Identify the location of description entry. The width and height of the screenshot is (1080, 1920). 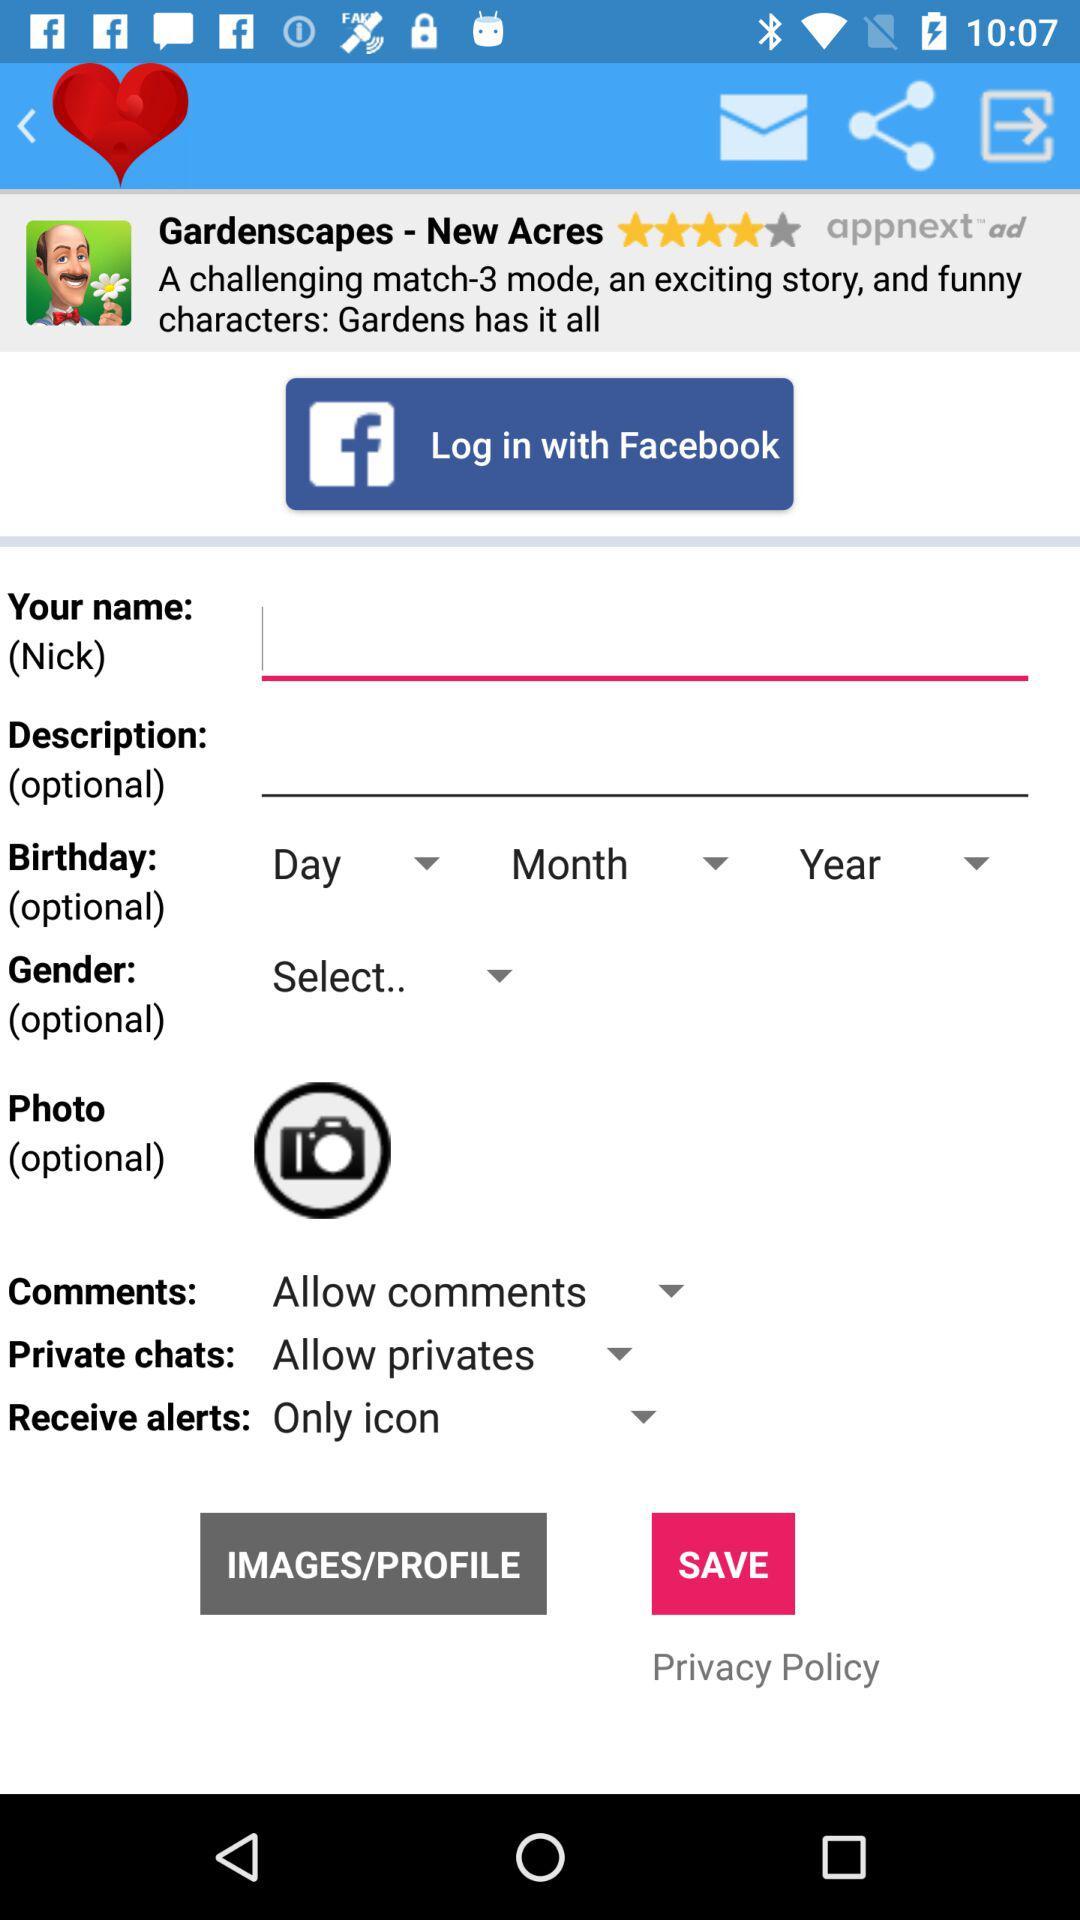
(644, 757).